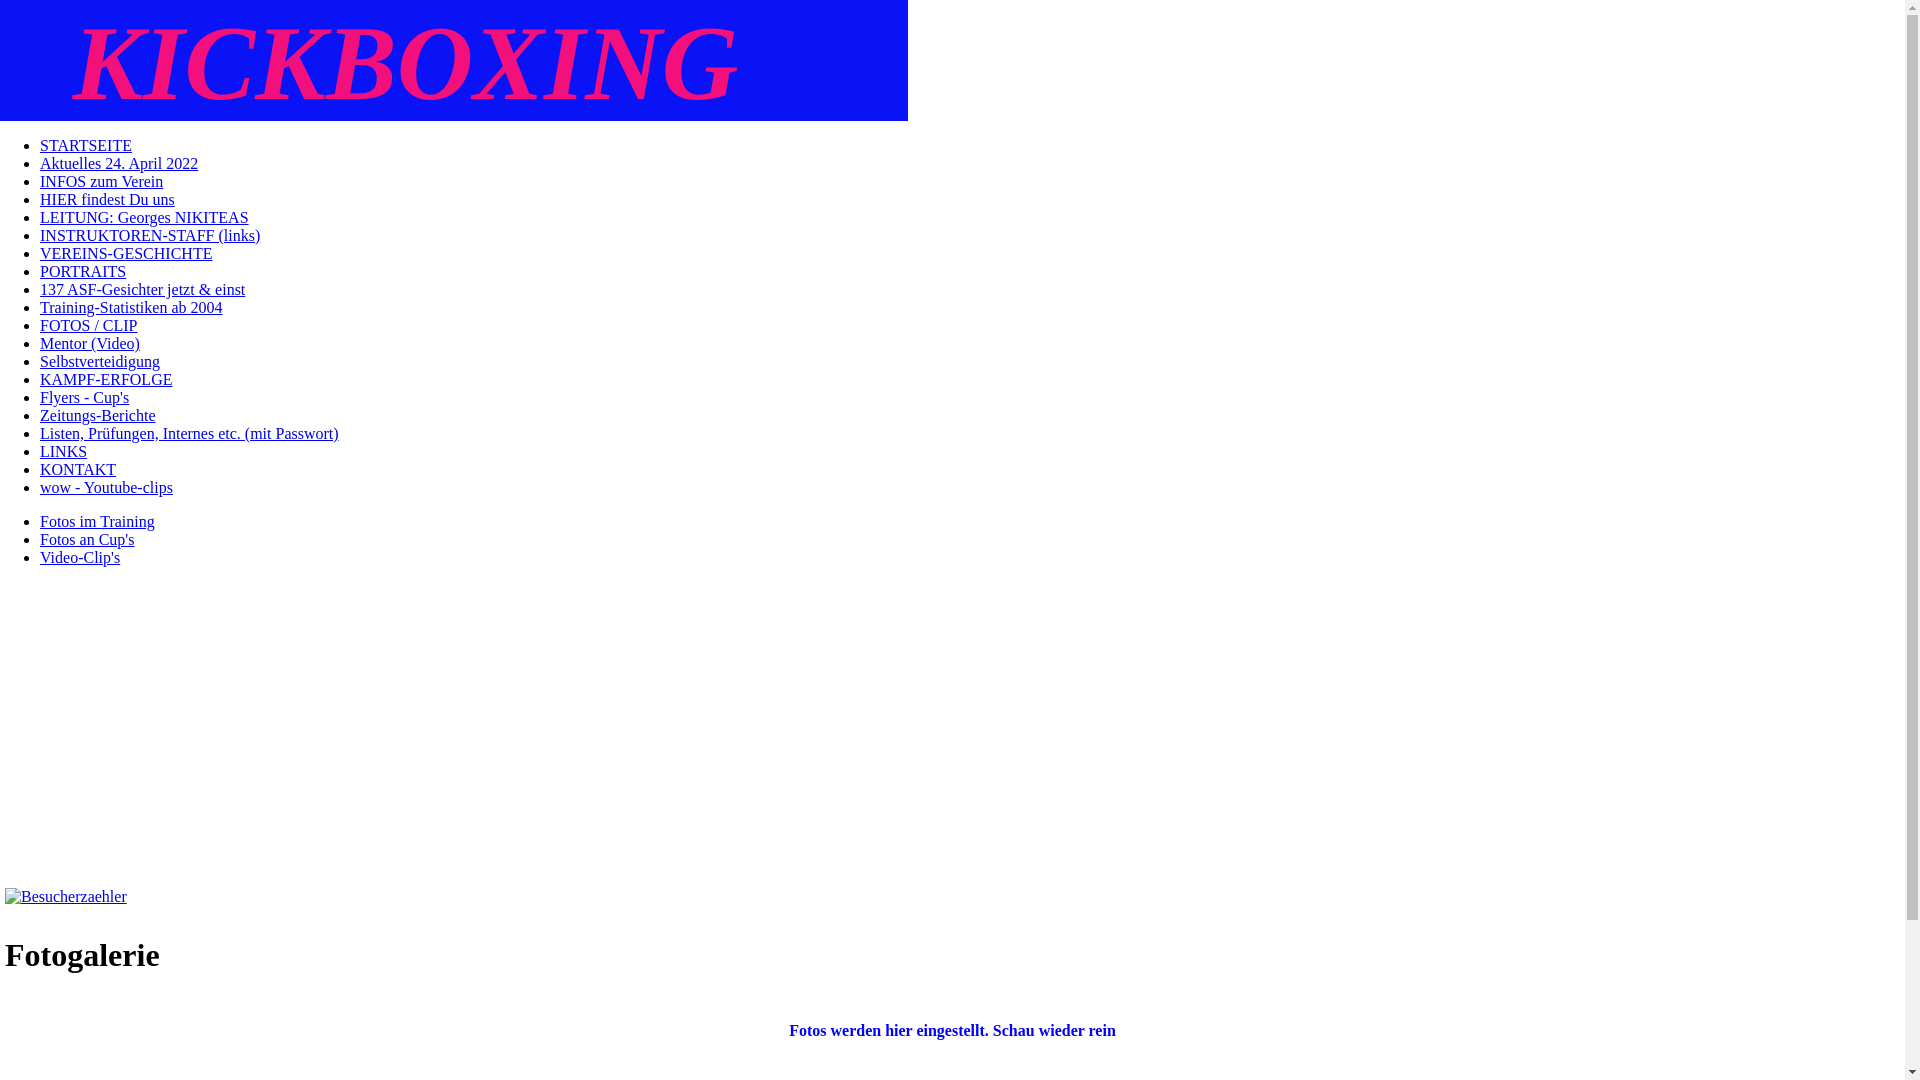 The height and width of the screenshot is (1080, 1920). Describe the element at coordinates (96, 414) in the screenshot. I see `'Zeitungs-Berichte'` at that location.